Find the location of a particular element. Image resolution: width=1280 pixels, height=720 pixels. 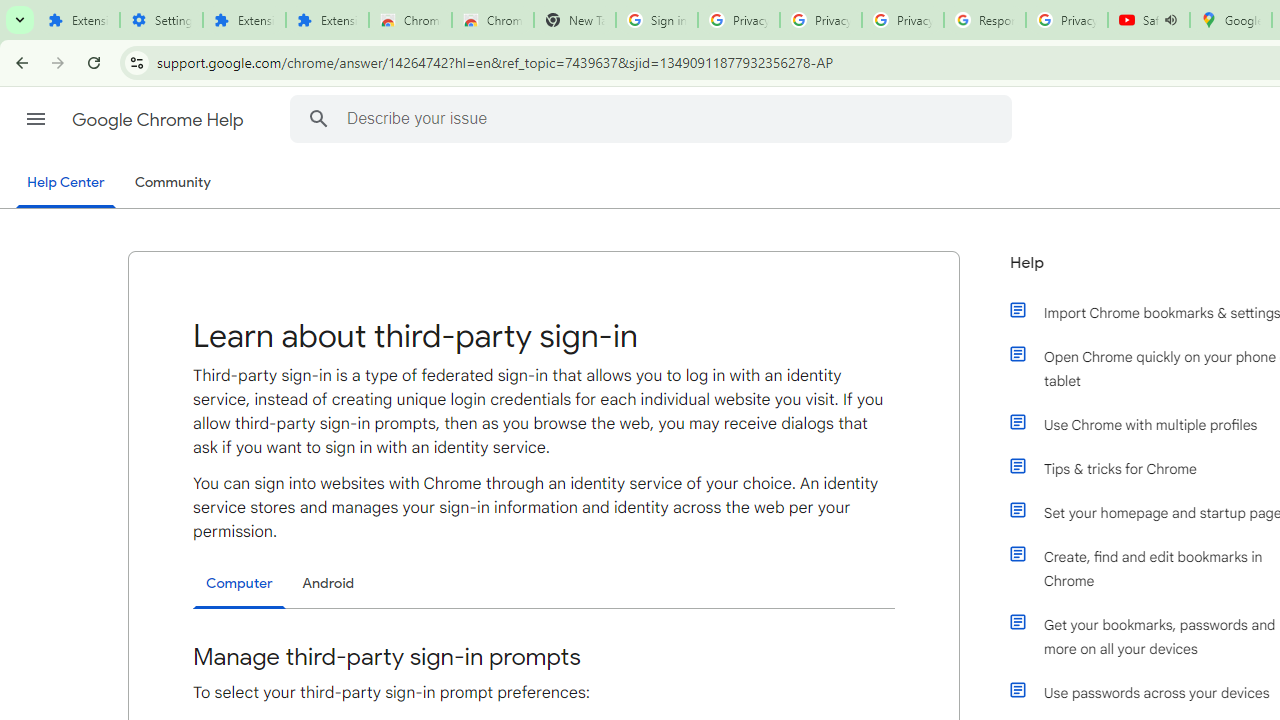

'Search Help Center' is located at coordinates (317, 118).